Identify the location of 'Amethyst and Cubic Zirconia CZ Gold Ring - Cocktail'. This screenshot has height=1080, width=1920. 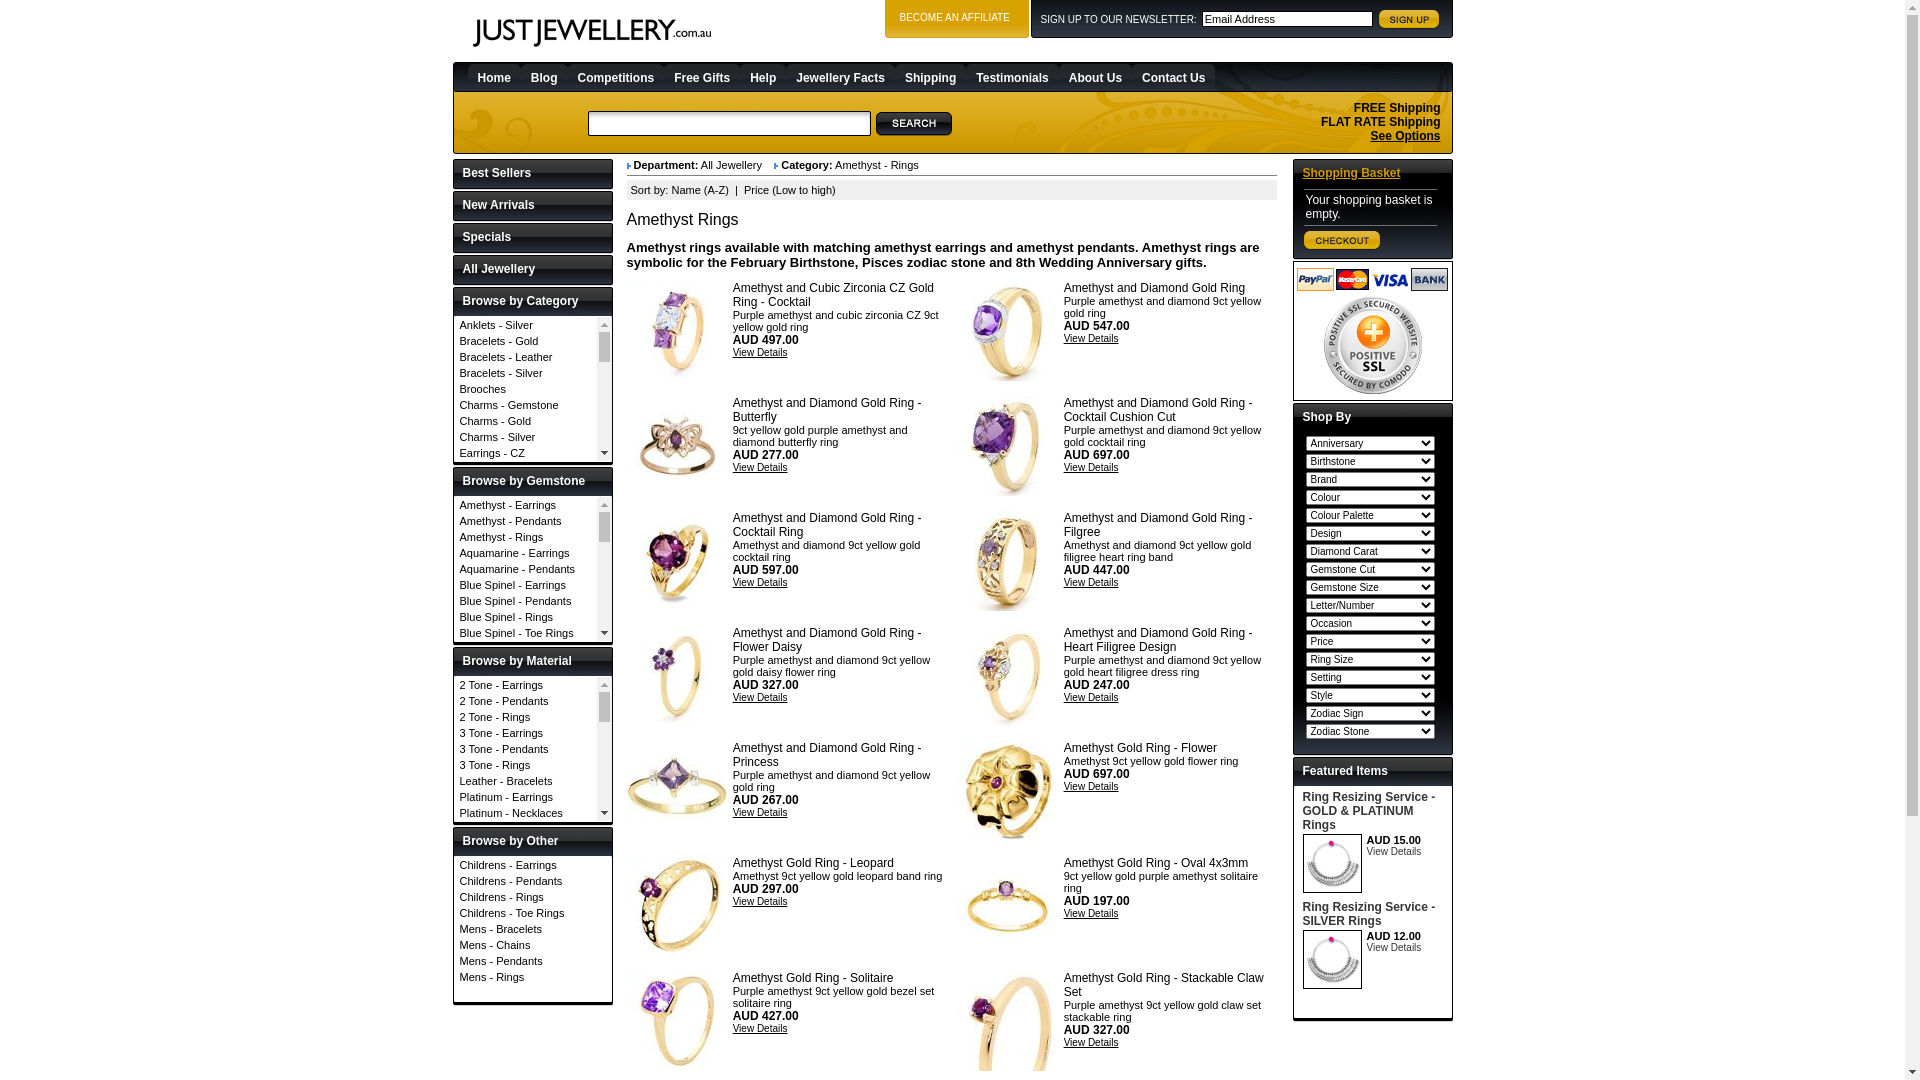
(676, 330).